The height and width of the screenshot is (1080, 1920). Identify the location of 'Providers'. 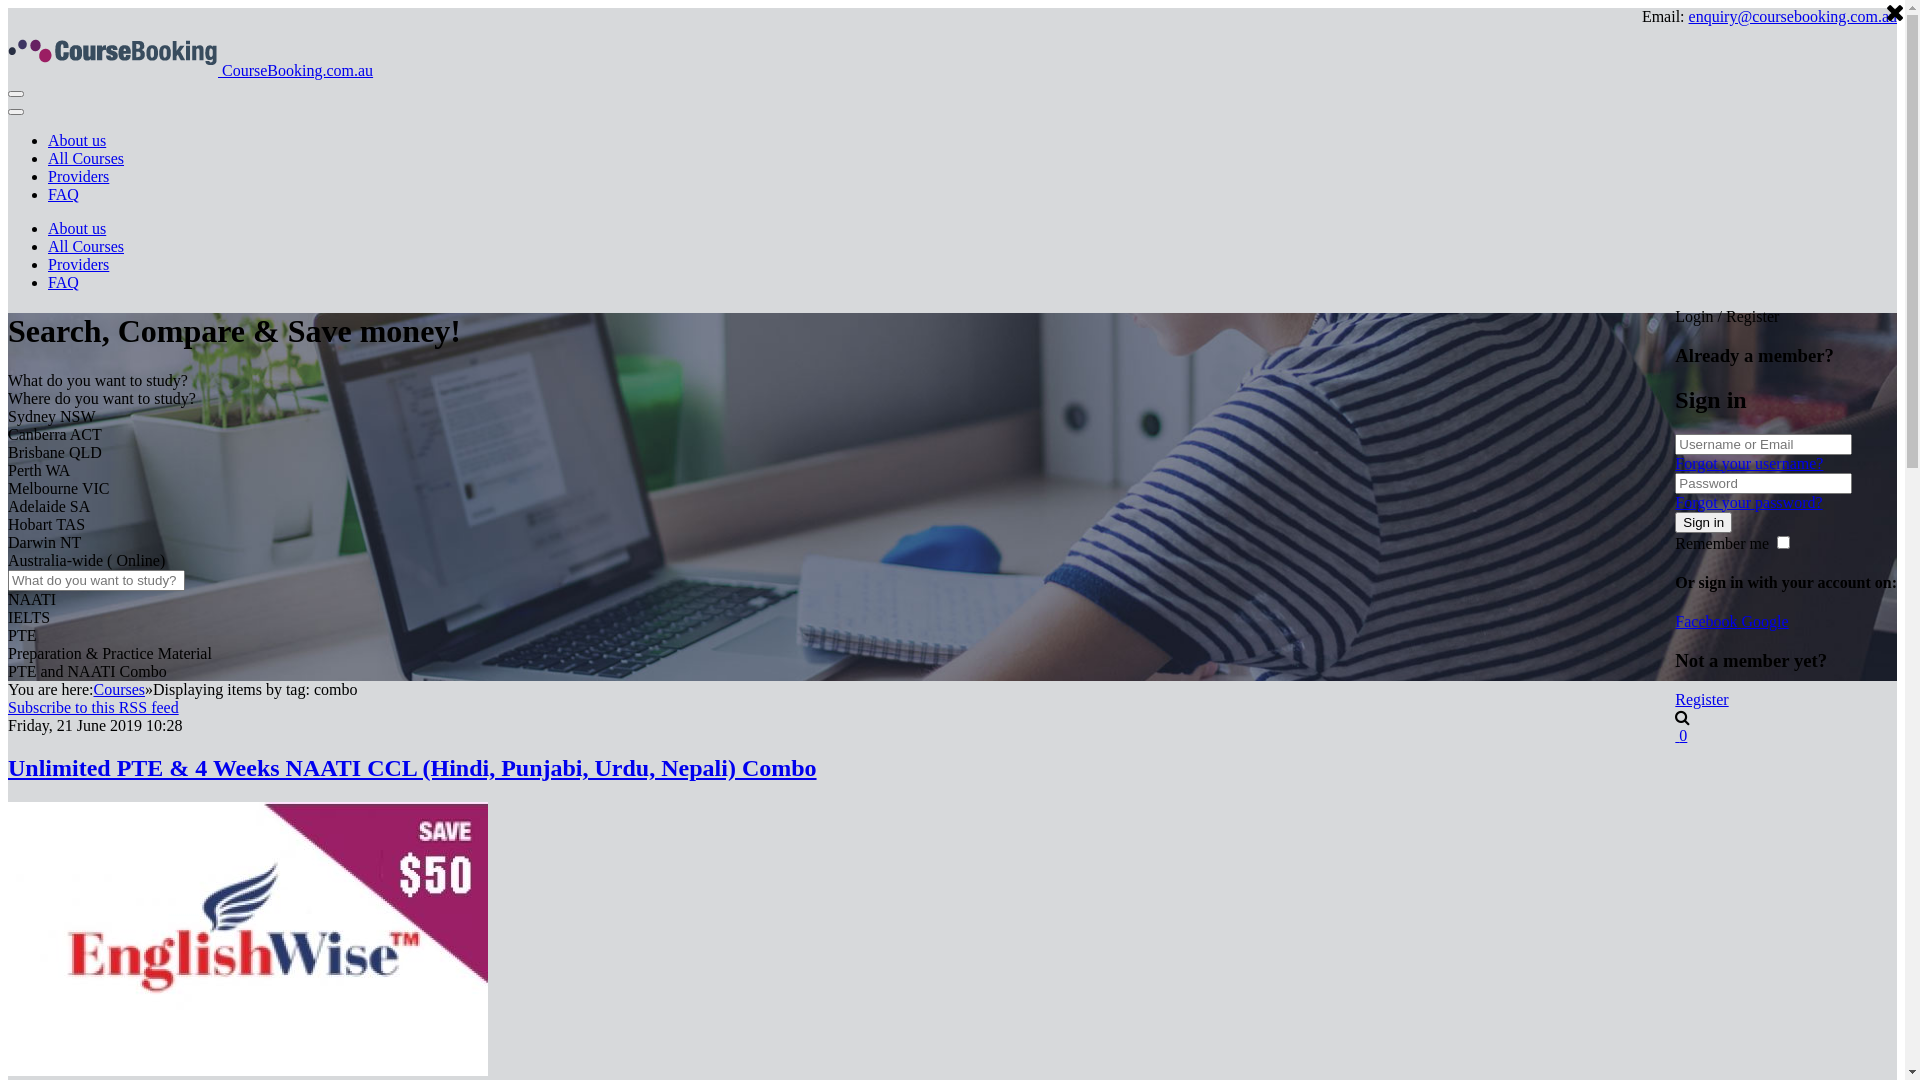
(78, 175).